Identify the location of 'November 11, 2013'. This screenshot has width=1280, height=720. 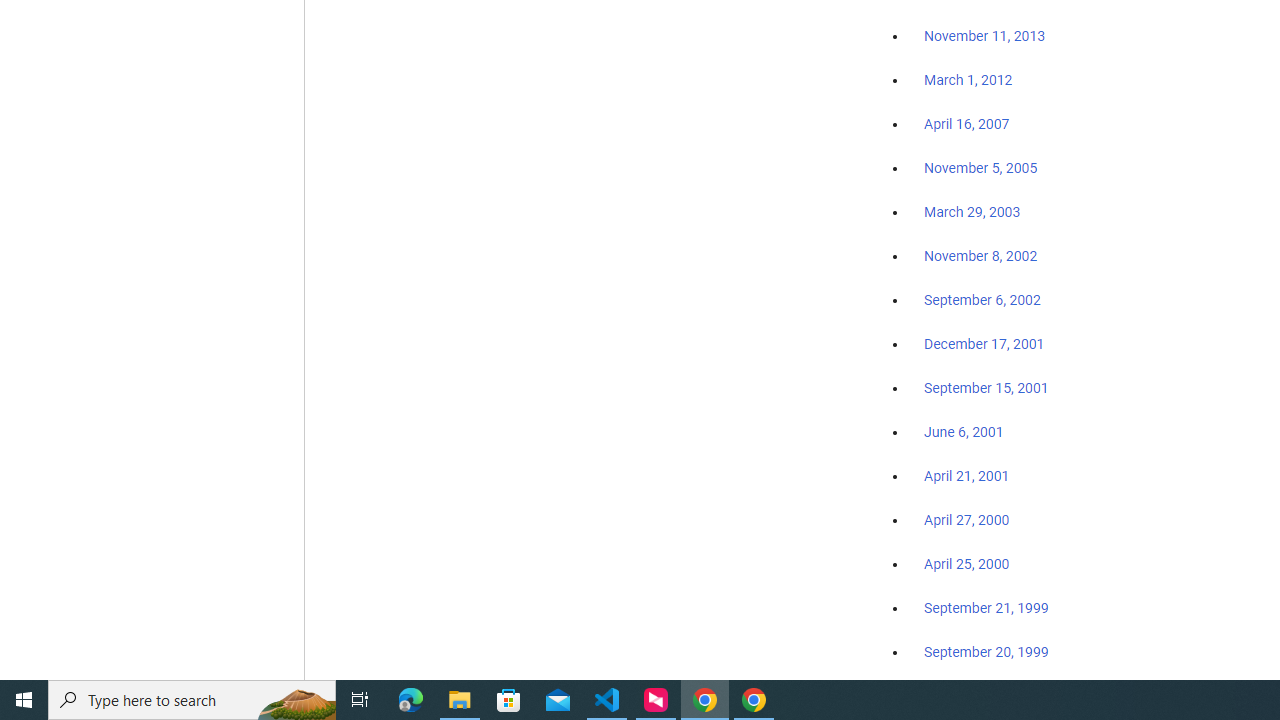
(984, 37).